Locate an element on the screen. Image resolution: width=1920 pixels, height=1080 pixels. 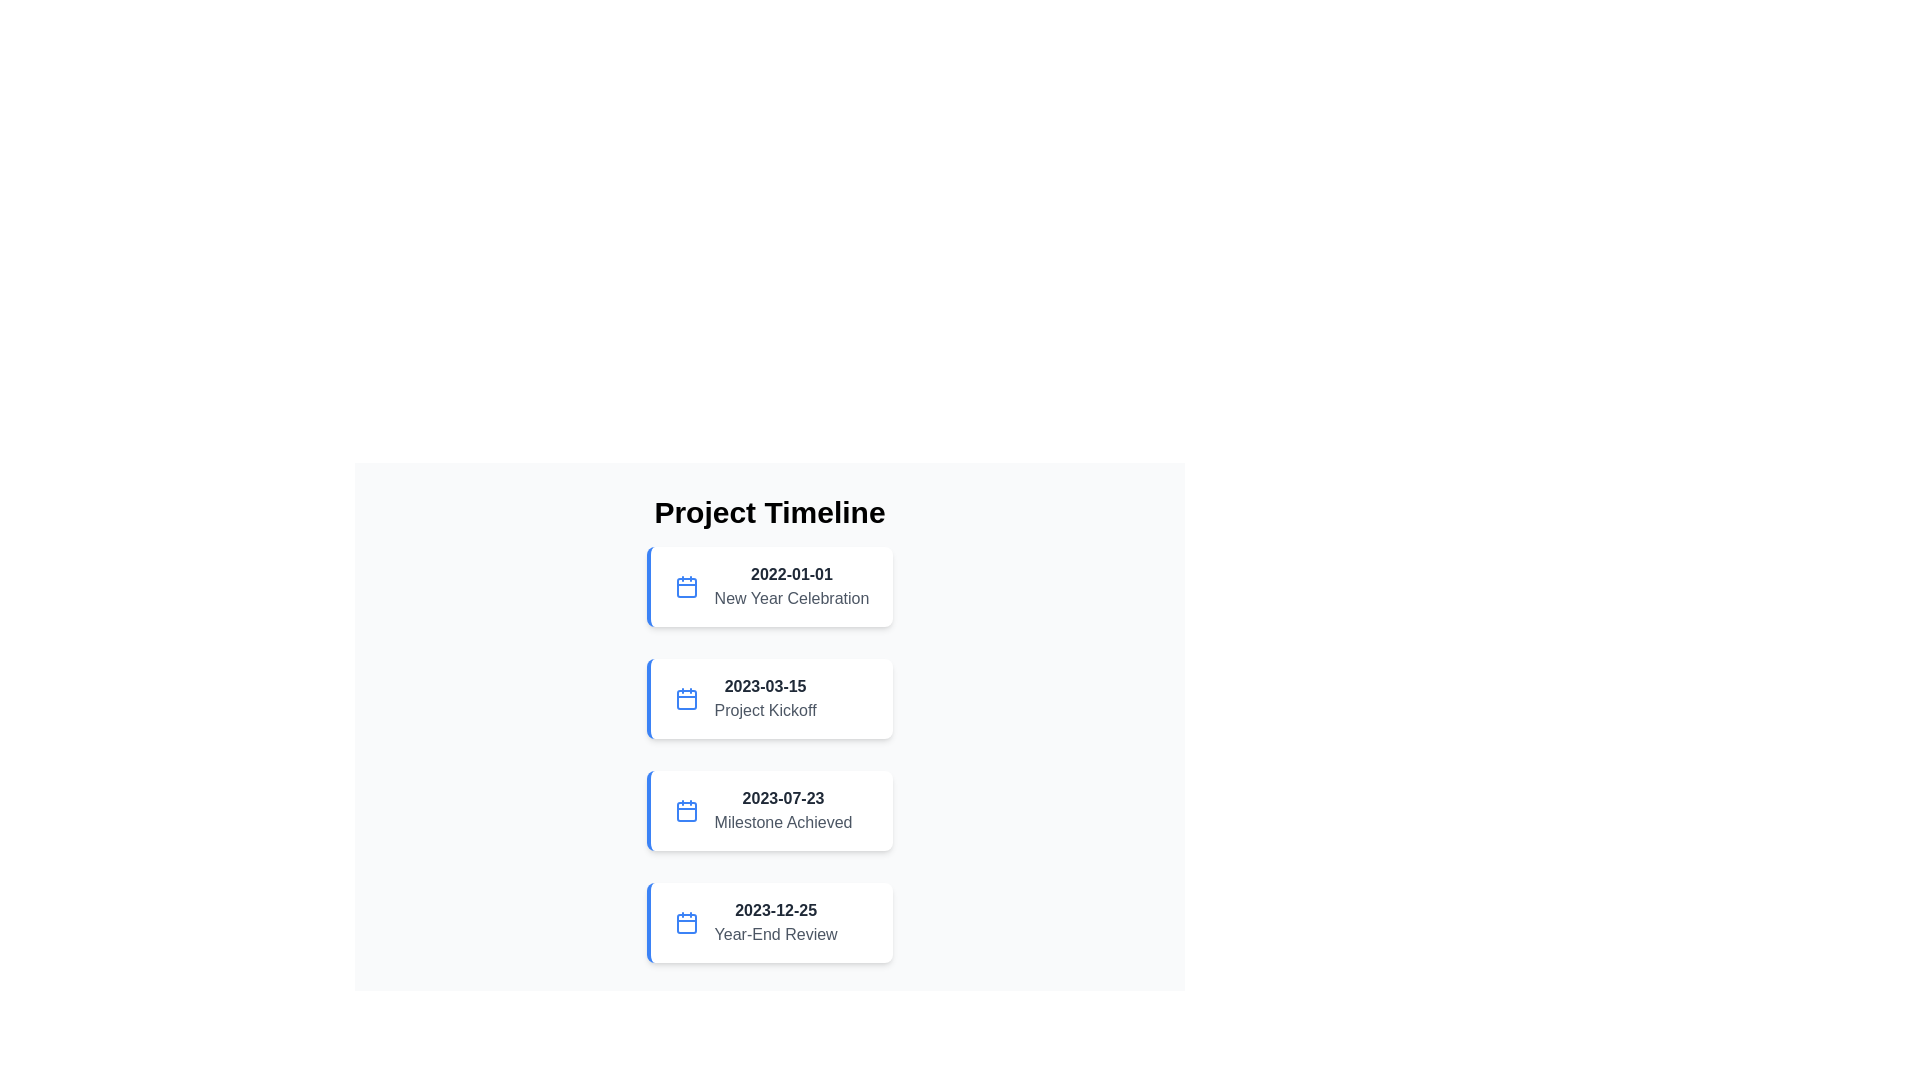
the text label displaying 'Milestone Achieved' which is located below the date '2023-07-23' in the third card of the vertical timeline is located at coordinates (782, 822).